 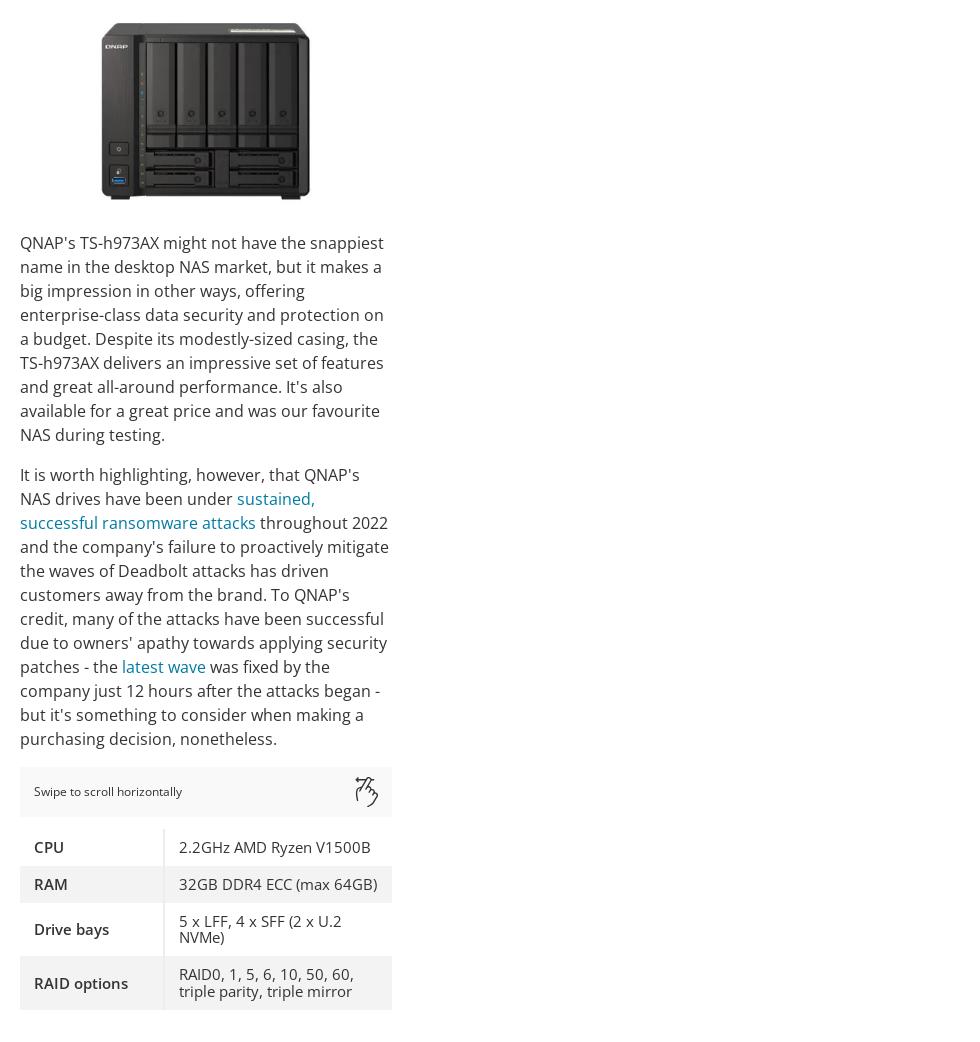 I want to click on 'latest wave', so click(x=163, y=666).